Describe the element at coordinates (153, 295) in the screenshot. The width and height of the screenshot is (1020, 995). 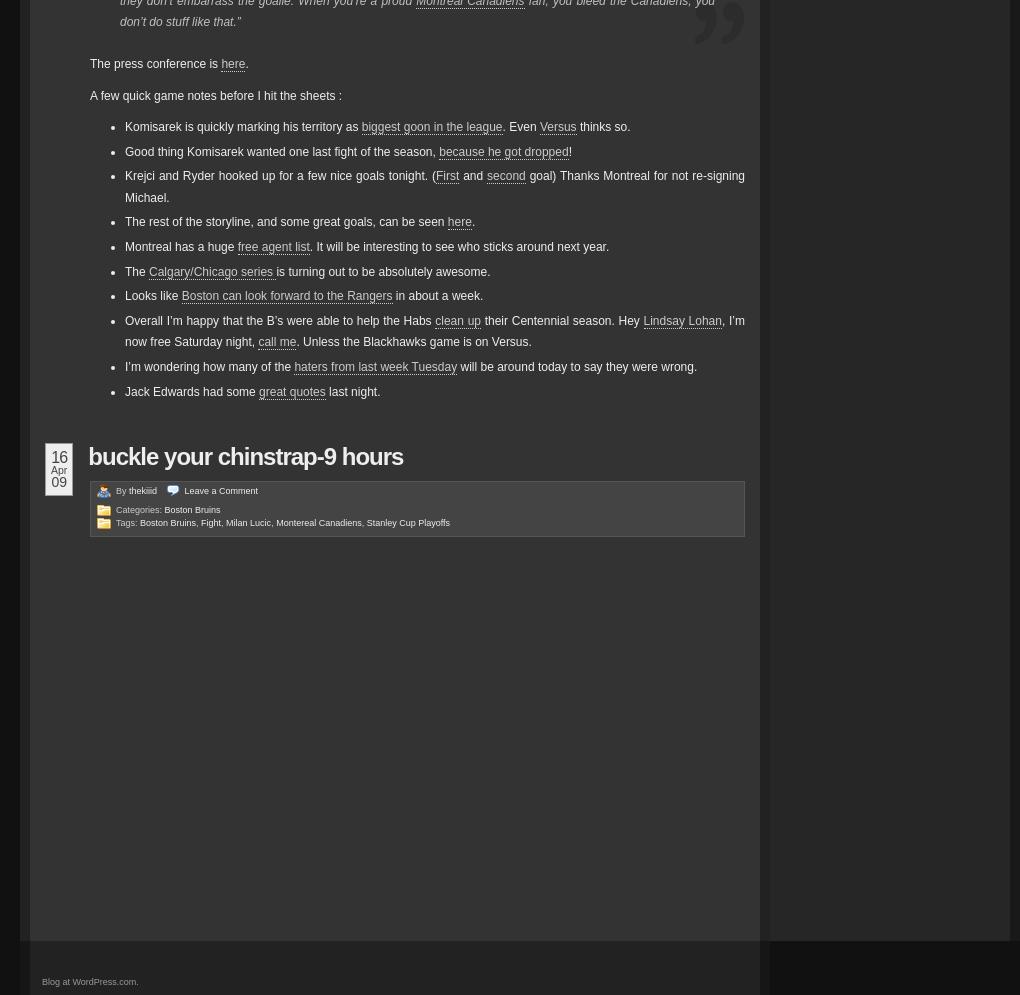
I see `'Looks like'` at that location.